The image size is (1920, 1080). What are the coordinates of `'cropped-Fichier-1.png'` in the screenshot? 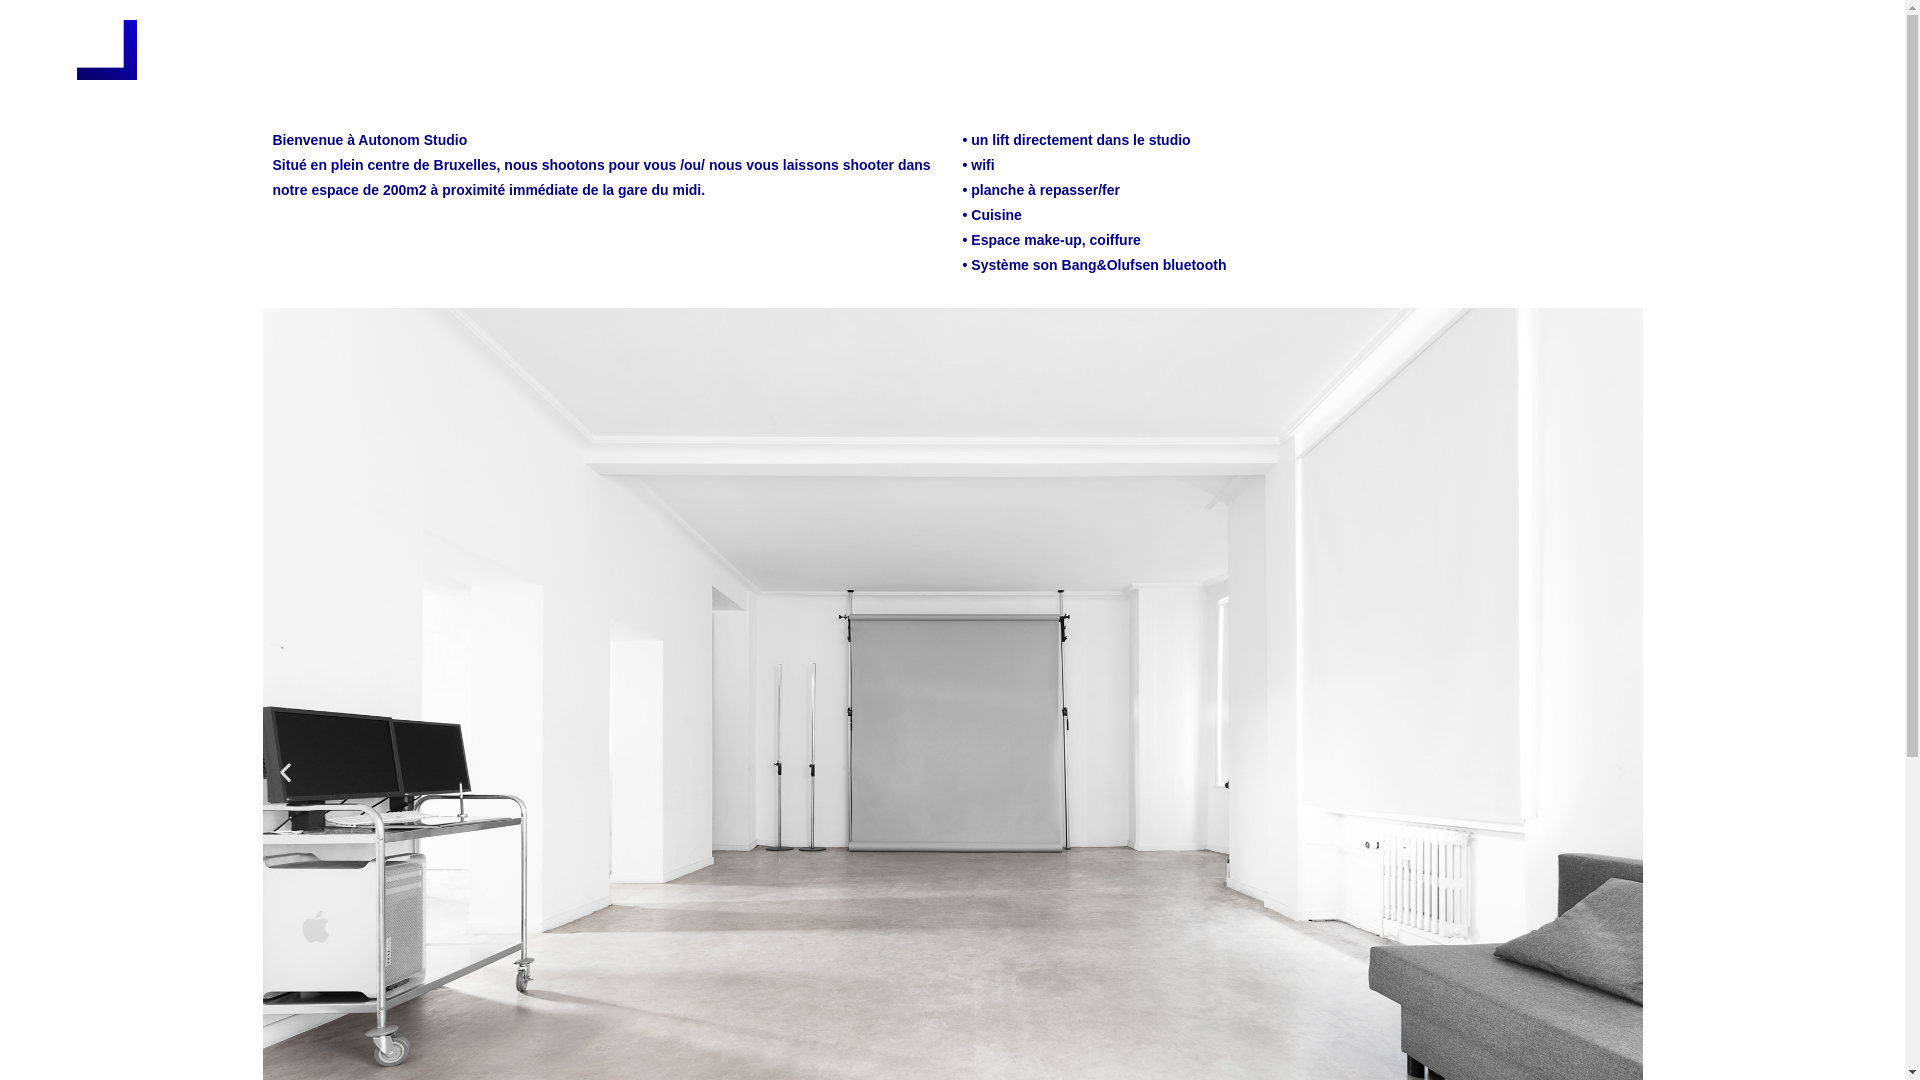 It's located at (105, 49).